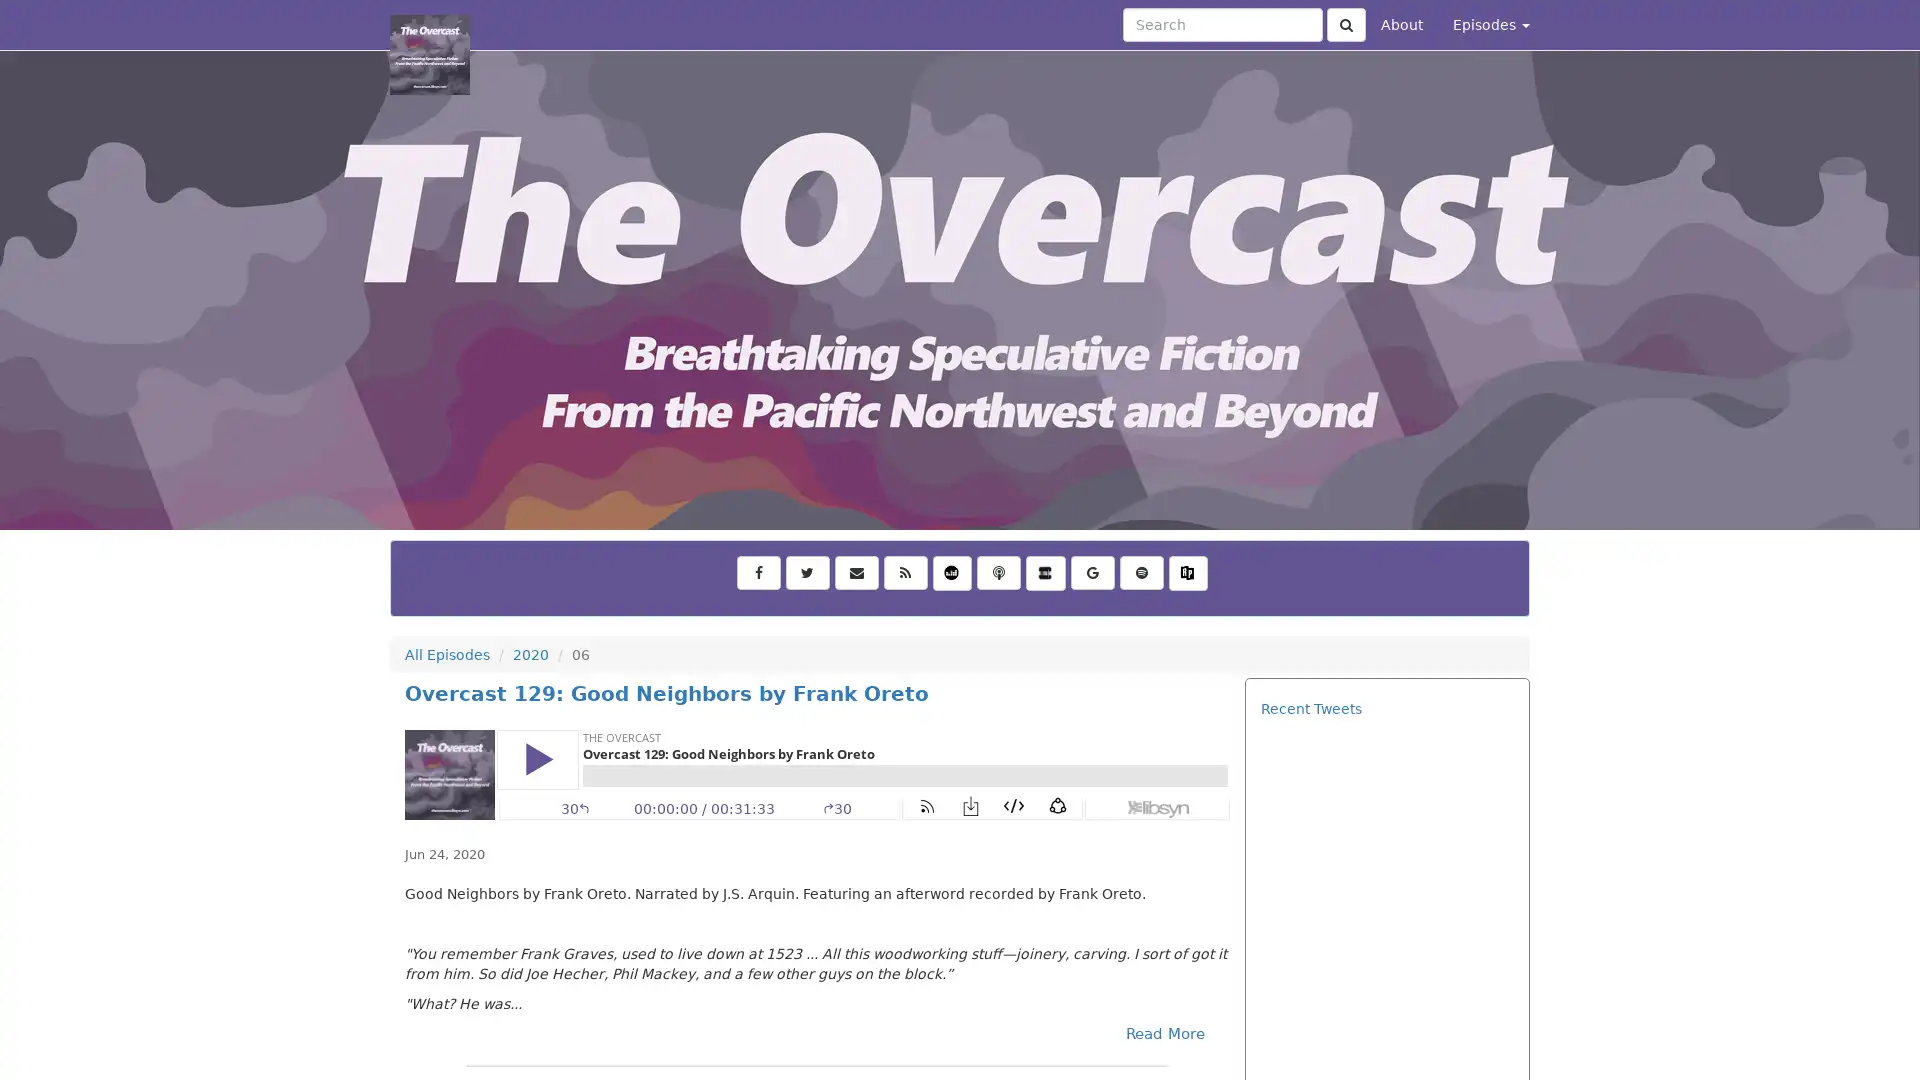  Describe the element at coordinates (1346, 24) in the screenshot. I see `Click to submit search` at that location.